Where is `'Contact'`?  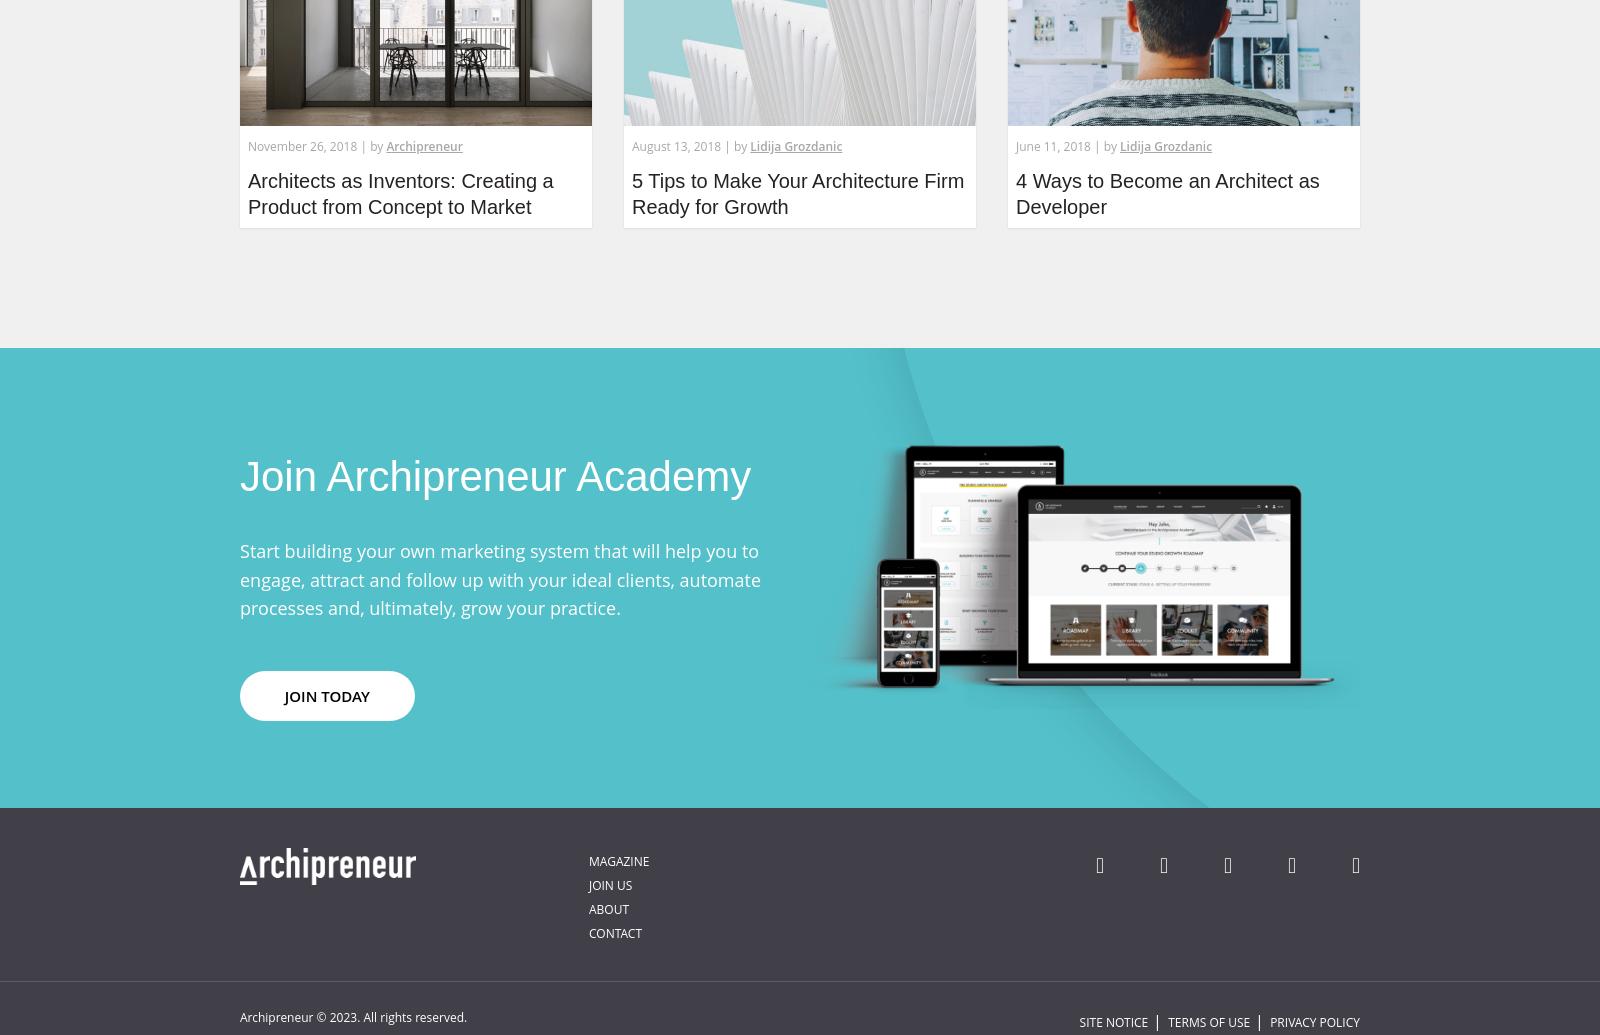 'Contact' is located at coordinates (587, 931).